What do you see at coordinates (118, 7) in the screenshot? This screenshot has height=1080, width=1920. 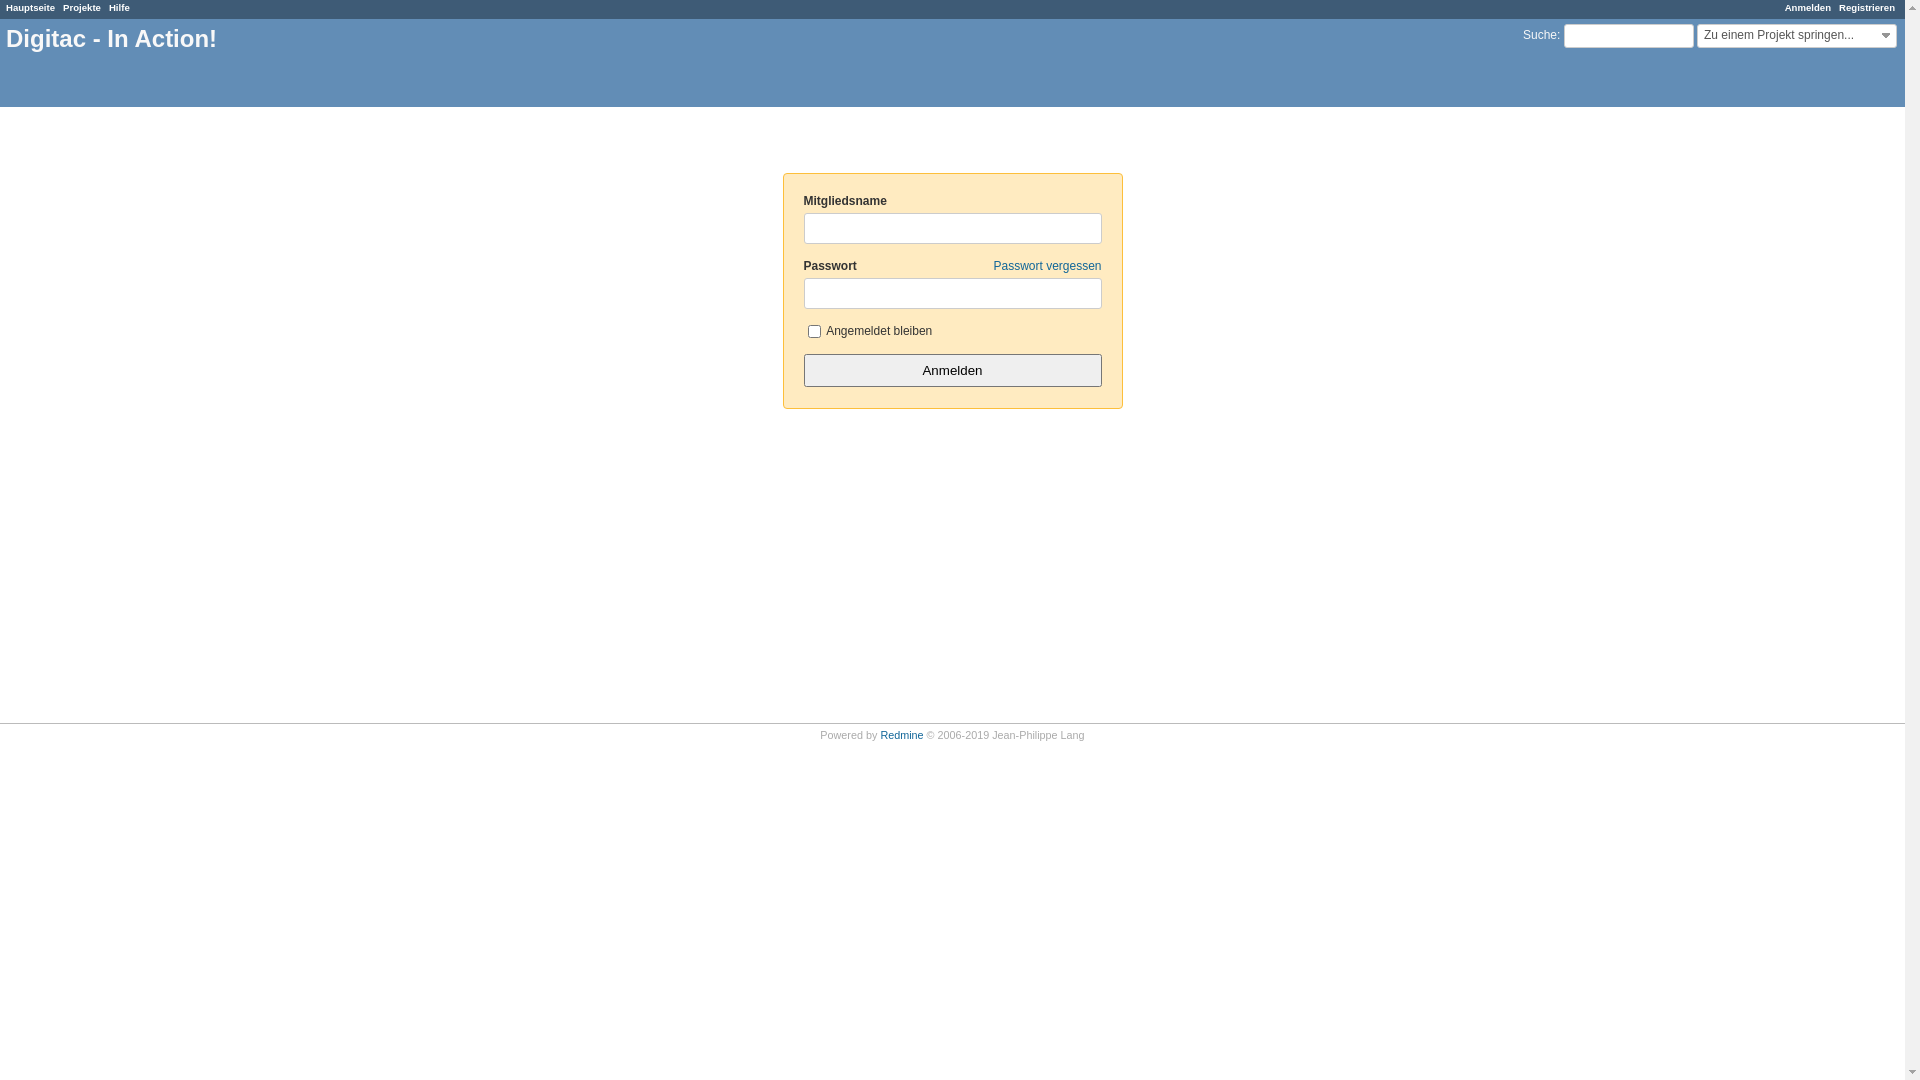 I see `'Hilfe'` at bounding box center [118, 7].